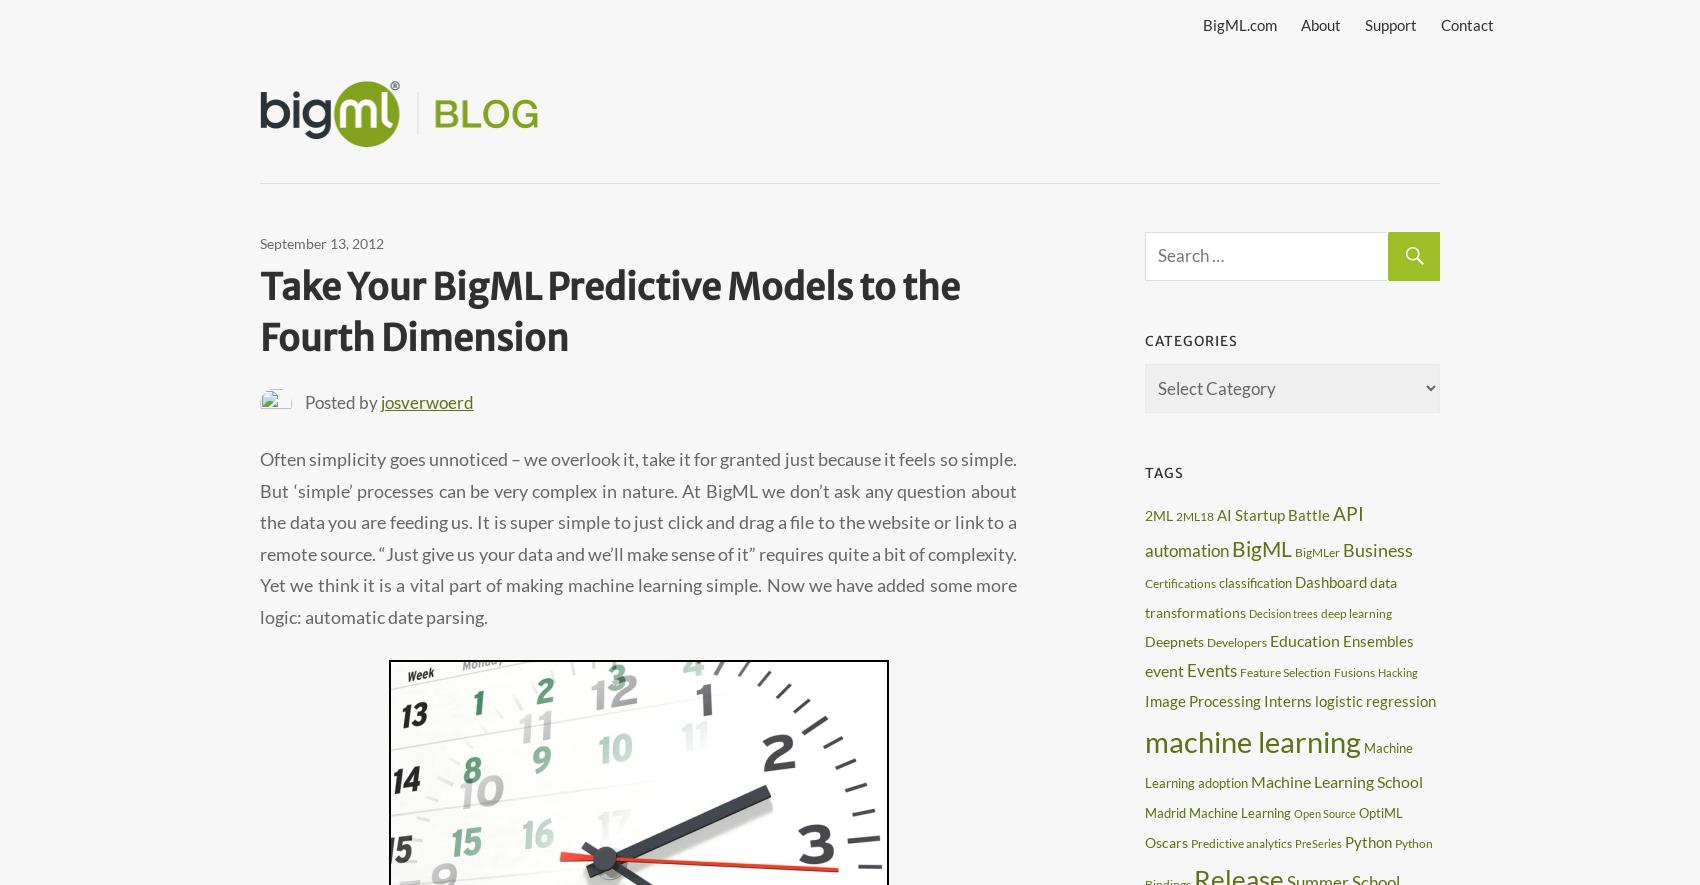  I want to click on 'Business', so click(1378, 547).